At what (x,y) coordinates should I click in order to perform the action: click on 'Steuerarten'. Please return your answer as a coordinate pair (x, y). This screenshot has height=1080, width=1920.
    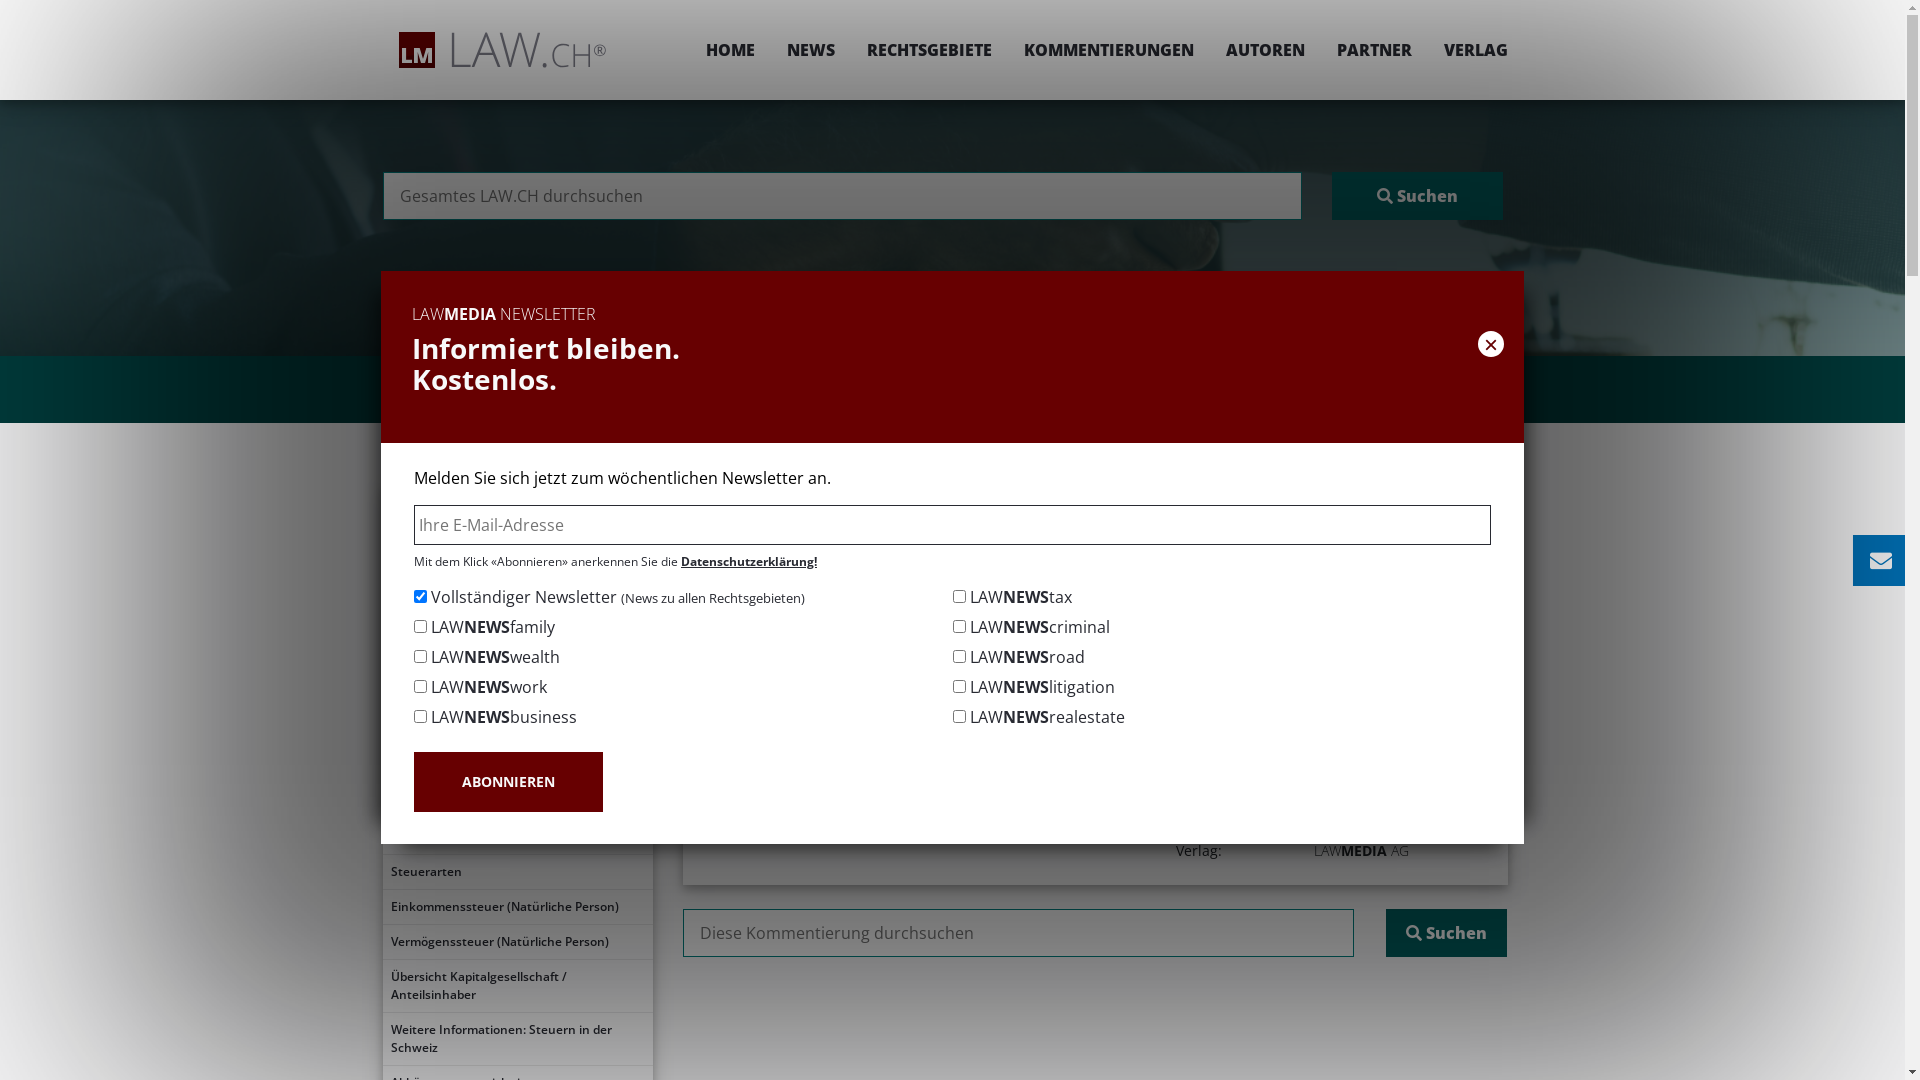
    Looking at the image, I should click on (517, 870).